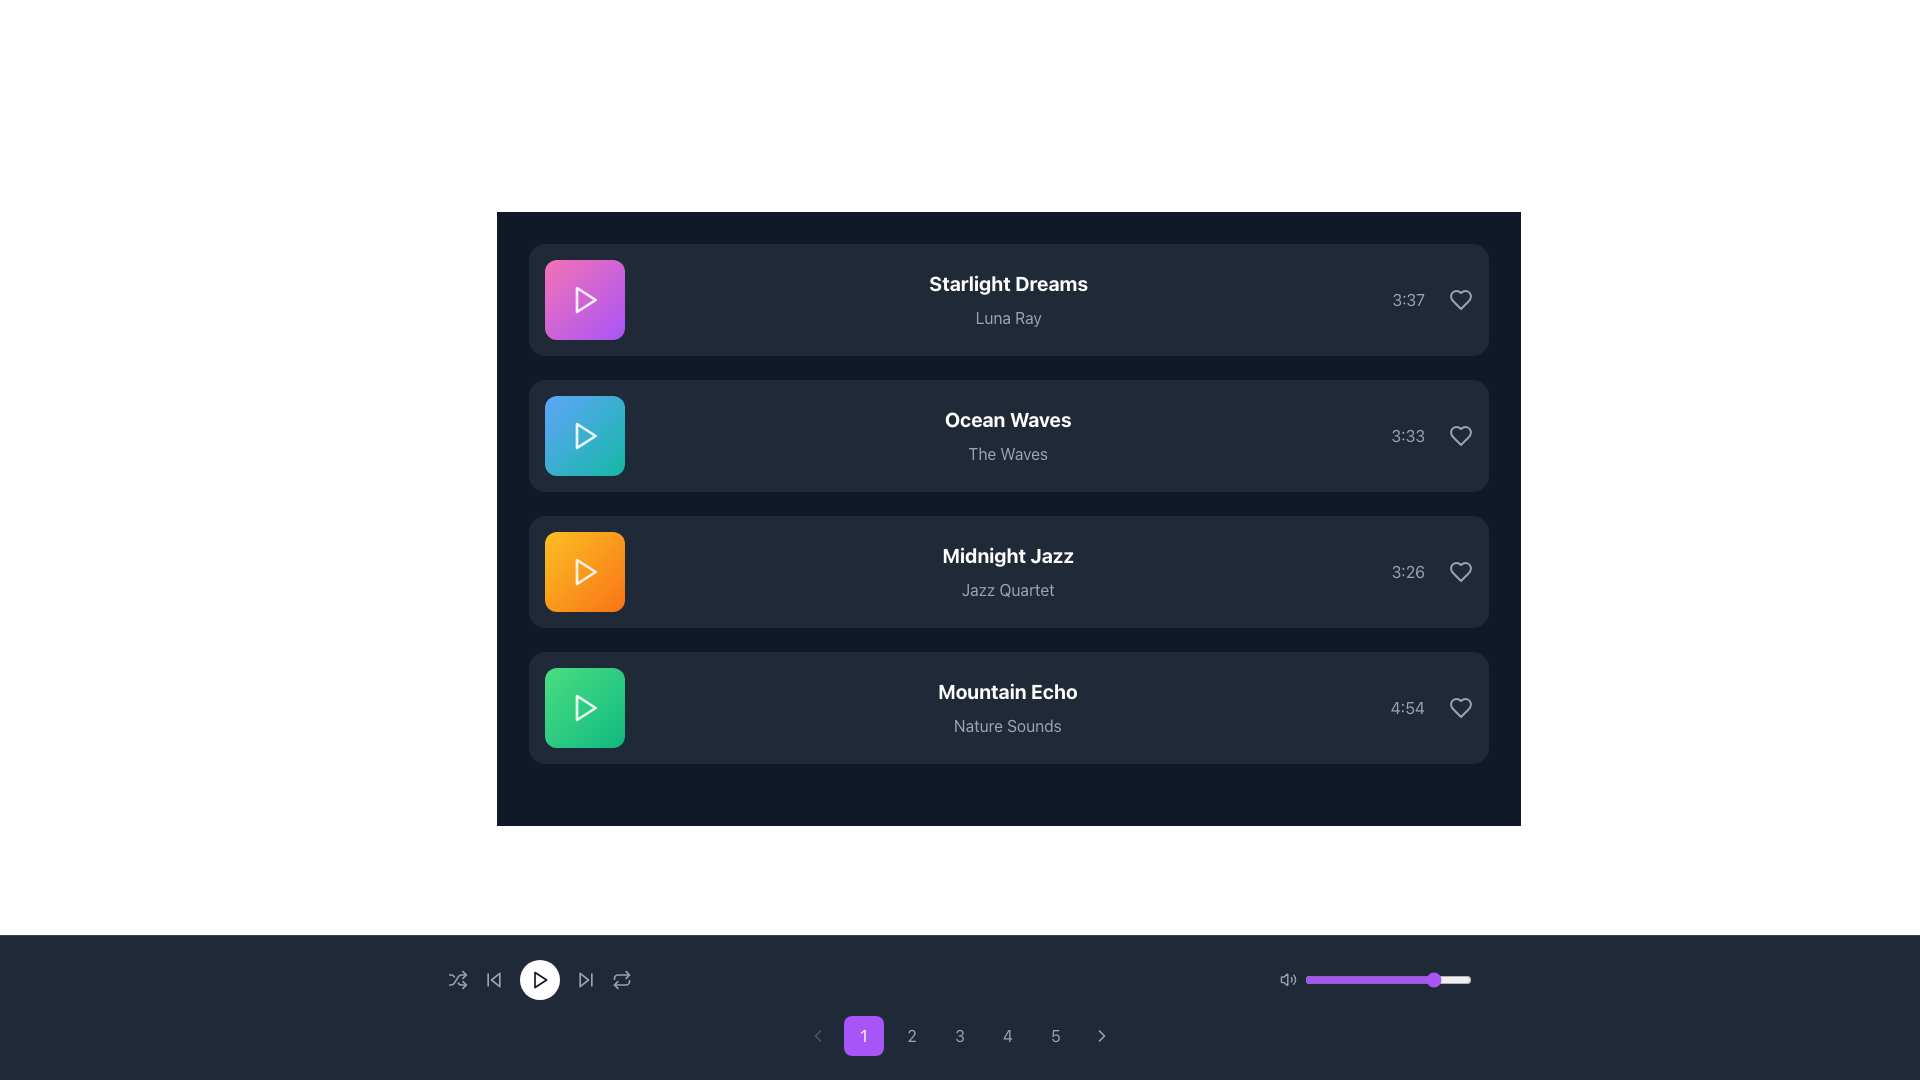 This screenshot has height=1080, width=1920. What do you see at coordinates (1460, 707) in the screenshot?
I see `the heart icon button located at the bottommost row of the list, aligned to the right of the text '4:54'` at bounding box center [1460, 707].